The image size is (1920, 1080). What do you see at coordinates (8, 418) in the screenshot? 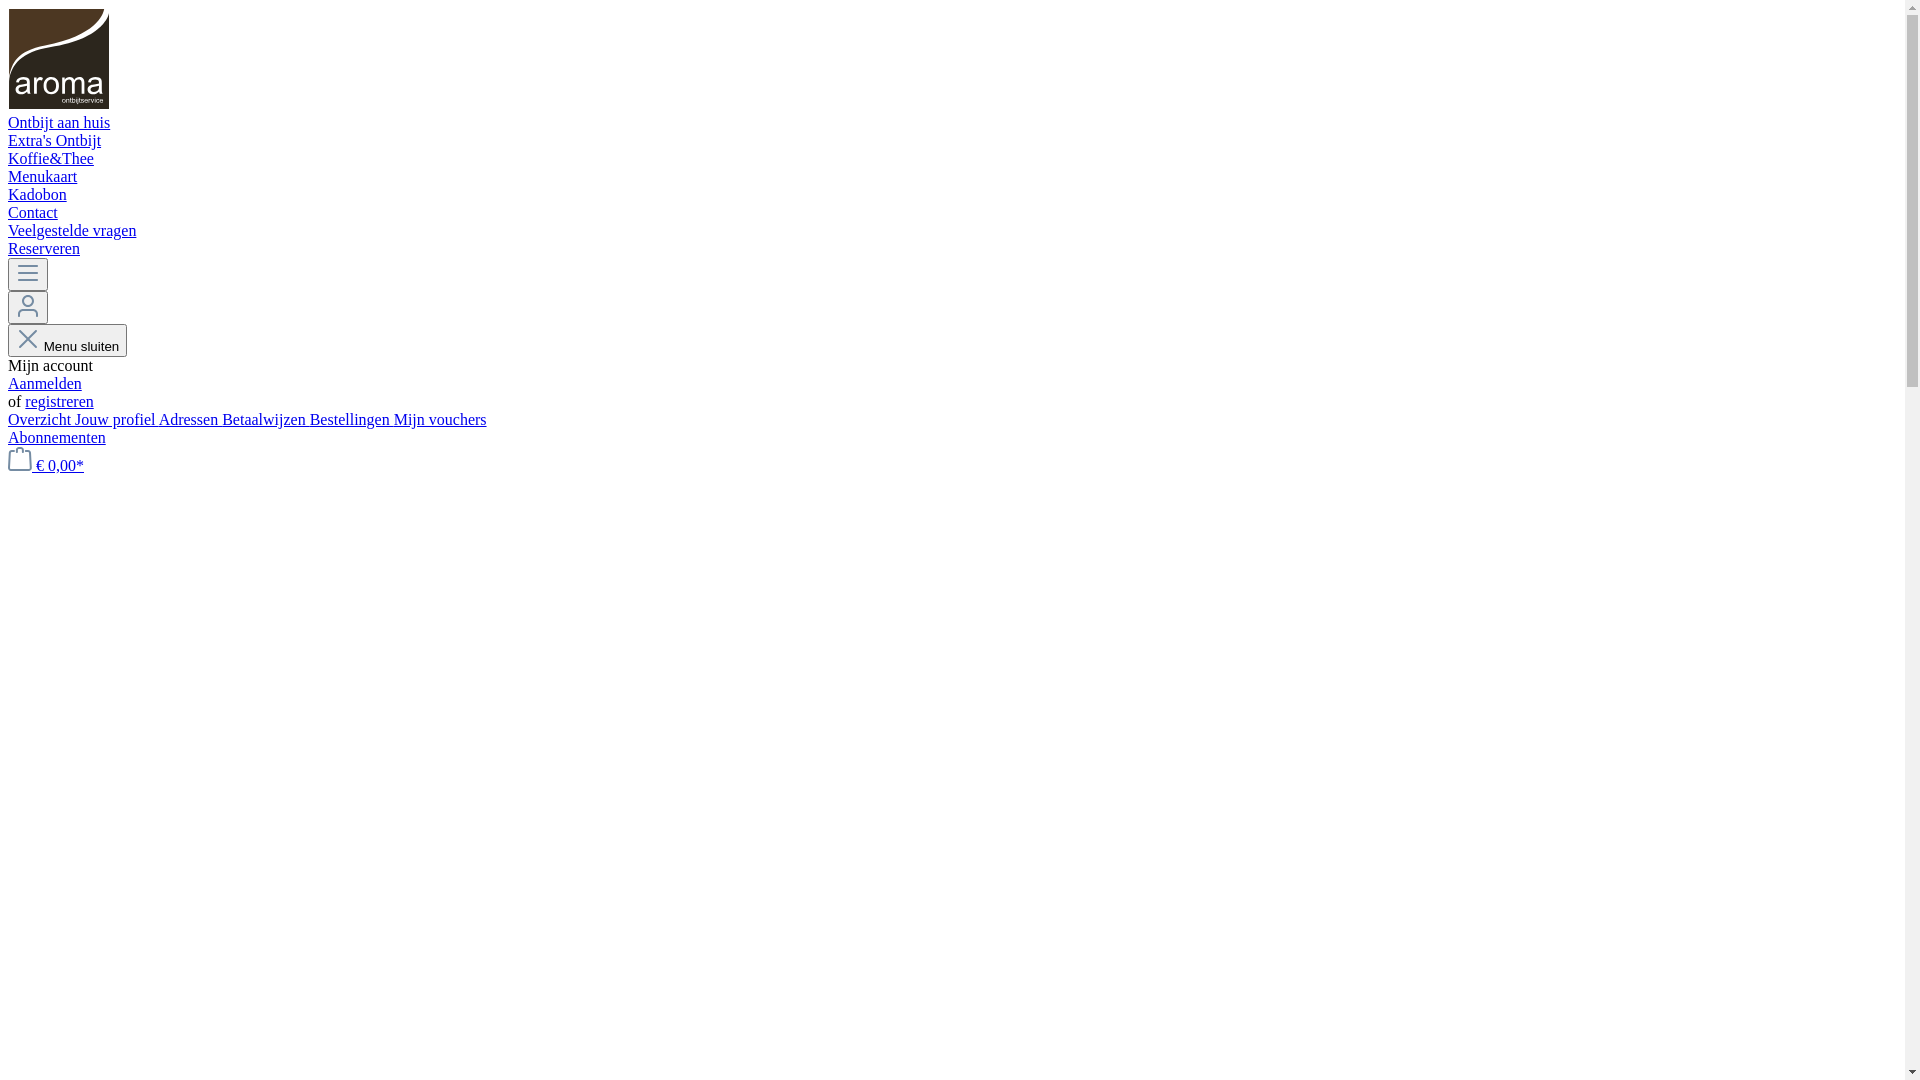
I see `'Overzicht'` at bounding box center [8, 418].